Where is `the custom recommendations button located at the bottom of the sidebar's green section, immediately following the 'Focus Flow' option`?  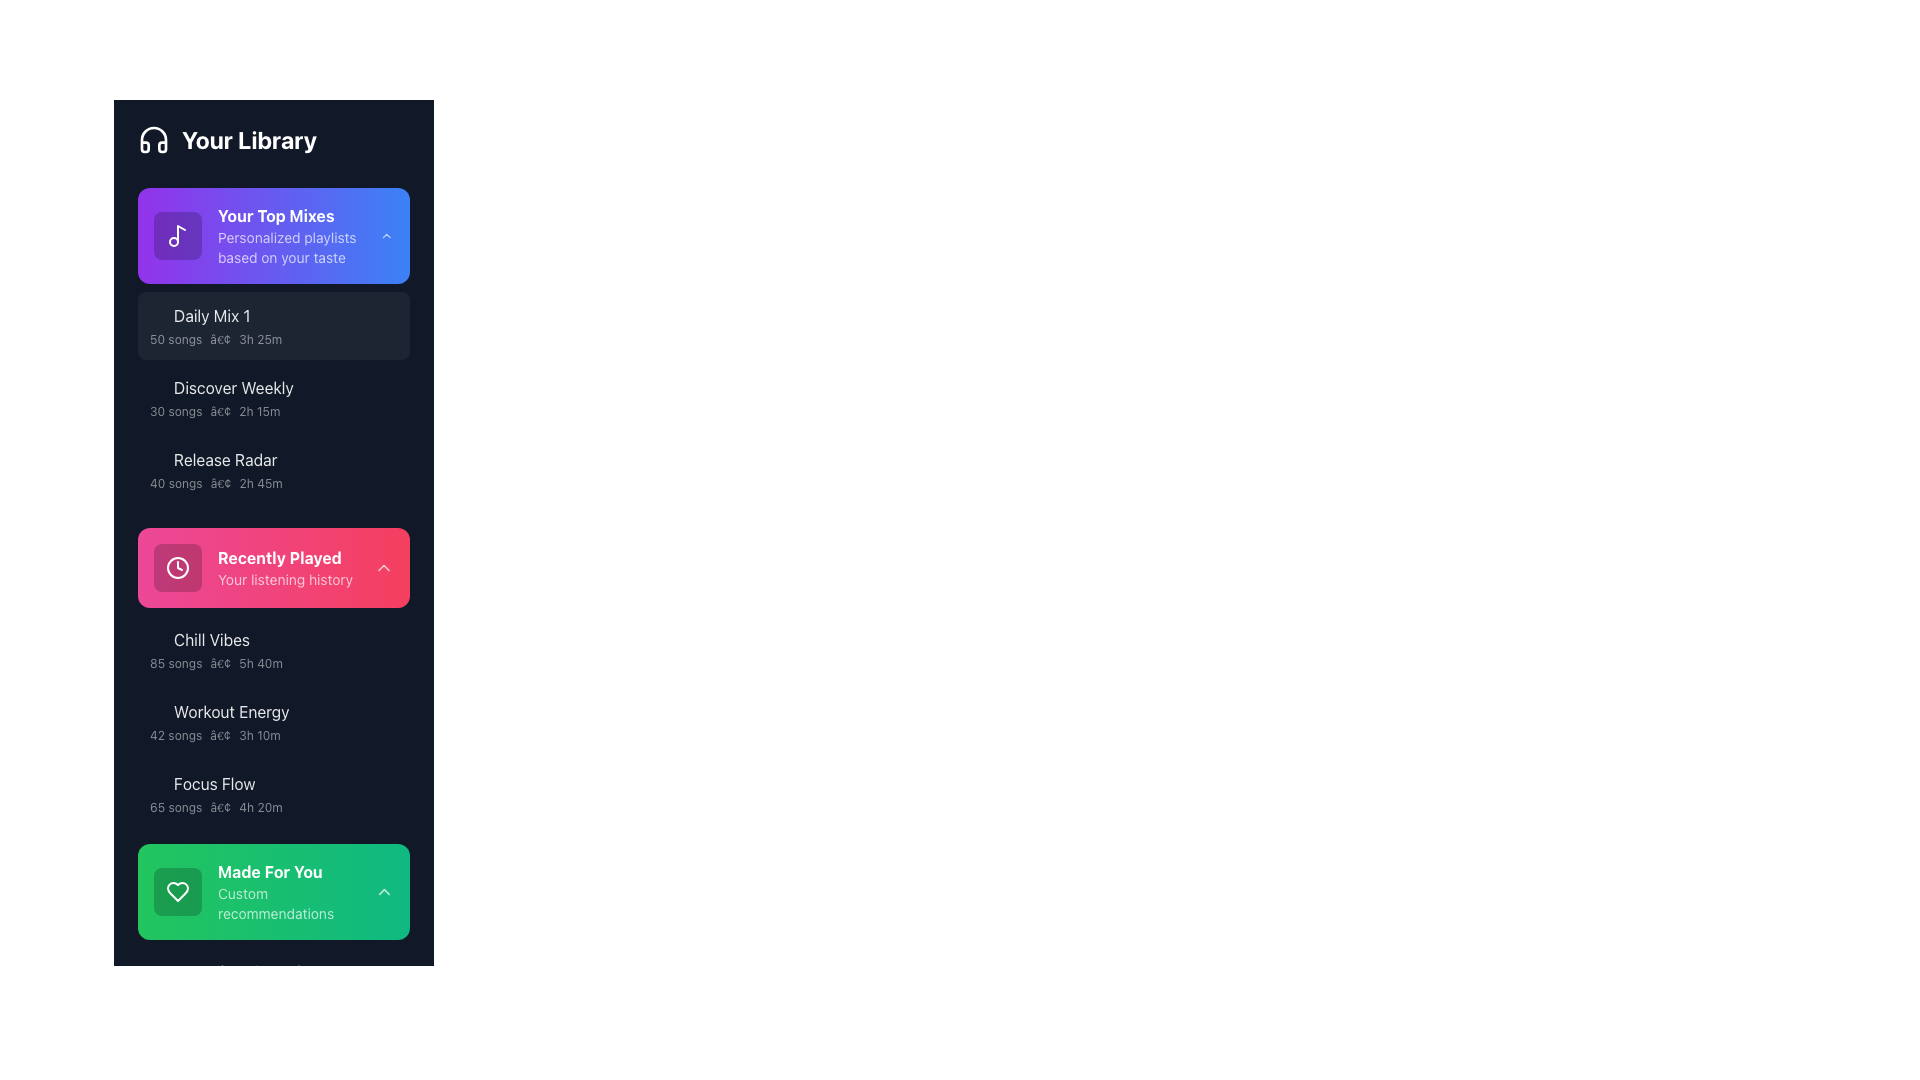
the custom recommendations button located at the bottom of the sidebar's green section, immediately following the 'Focus Flow' option is located at coordinates (263, 890).